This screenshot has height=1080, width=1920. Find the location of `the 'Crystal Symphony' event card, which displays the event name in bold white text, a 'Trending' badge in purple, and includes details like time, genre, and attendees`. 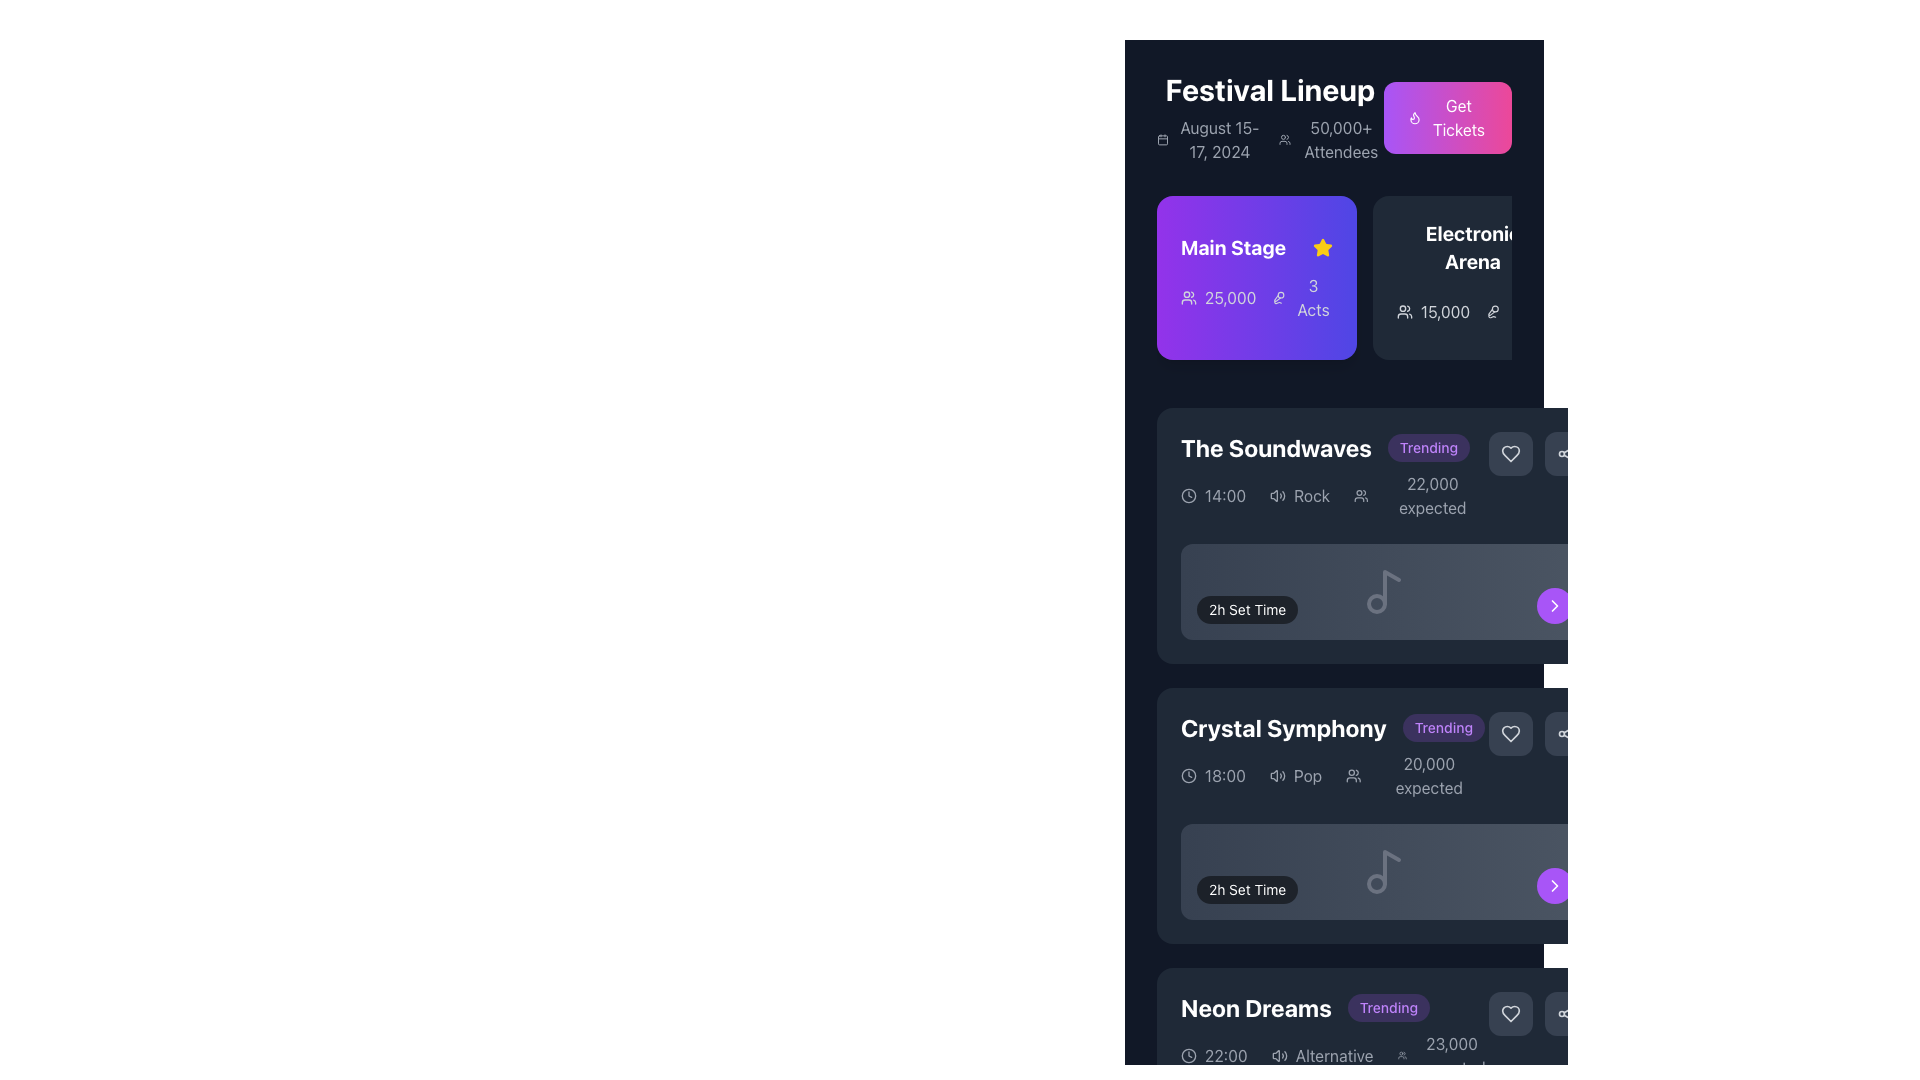

the 'Crystal Symphony' event card, which displays the event name in bold white text, a 'Trending' badge in purple, and includes details like time, genre, and attendees is located at coordinates (1383, 816).